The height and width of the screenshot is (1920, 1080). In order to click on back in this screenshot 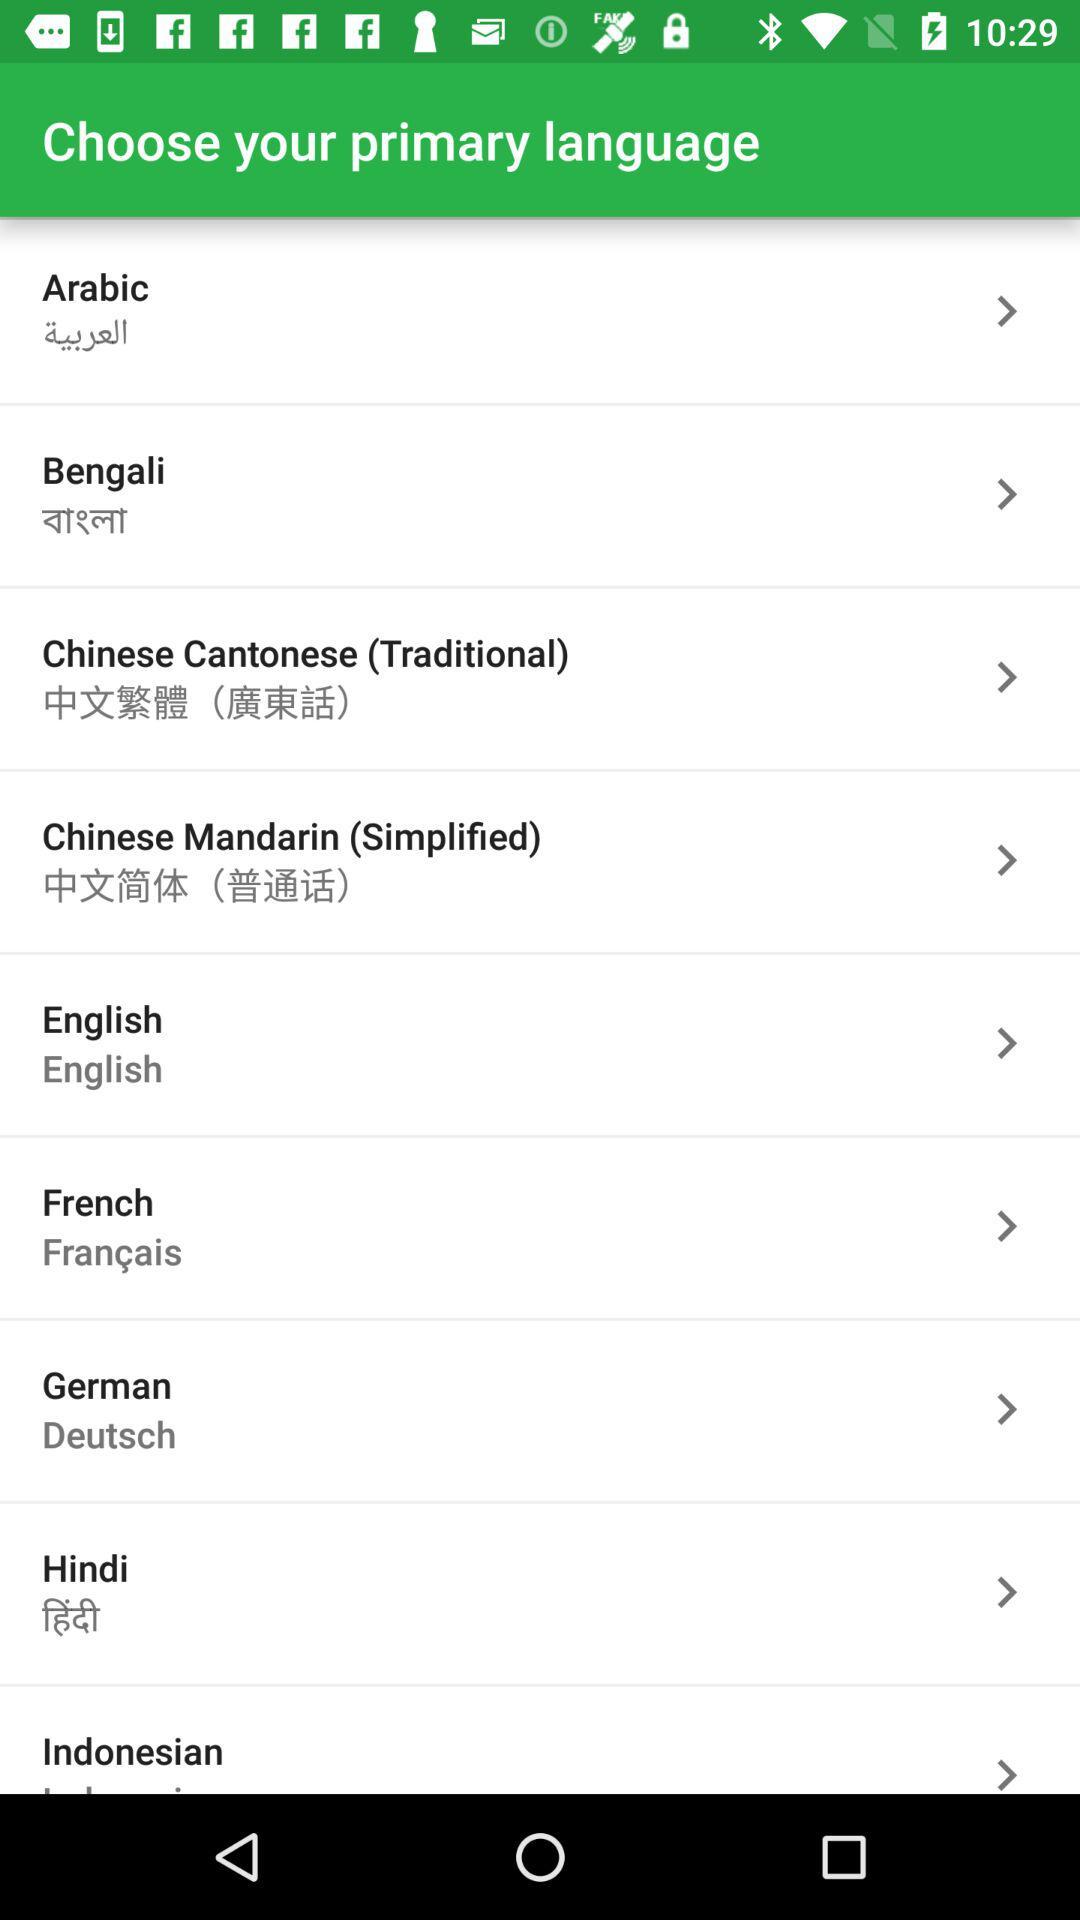, I will do `click(1017, 494)`.